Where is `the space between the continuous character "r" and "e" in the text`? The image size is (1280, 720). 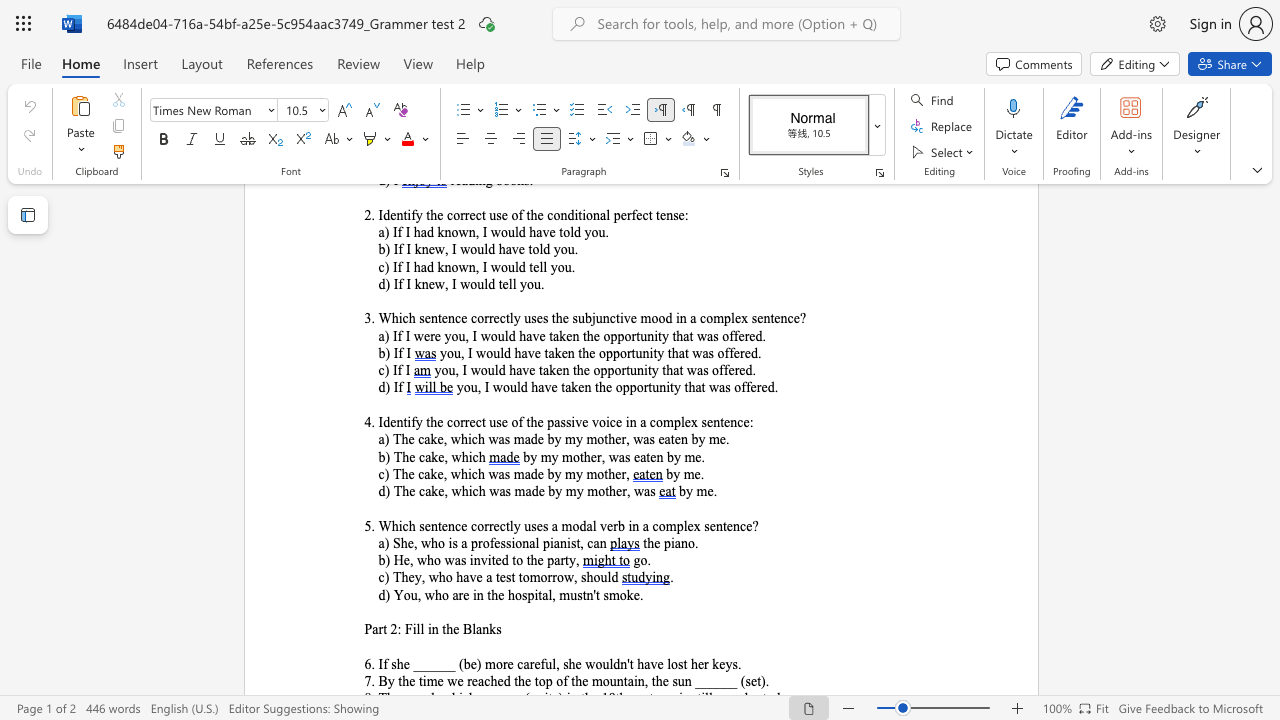
the space between the continuous character "r" and "e" in the text is located at coordinates (471, 680).